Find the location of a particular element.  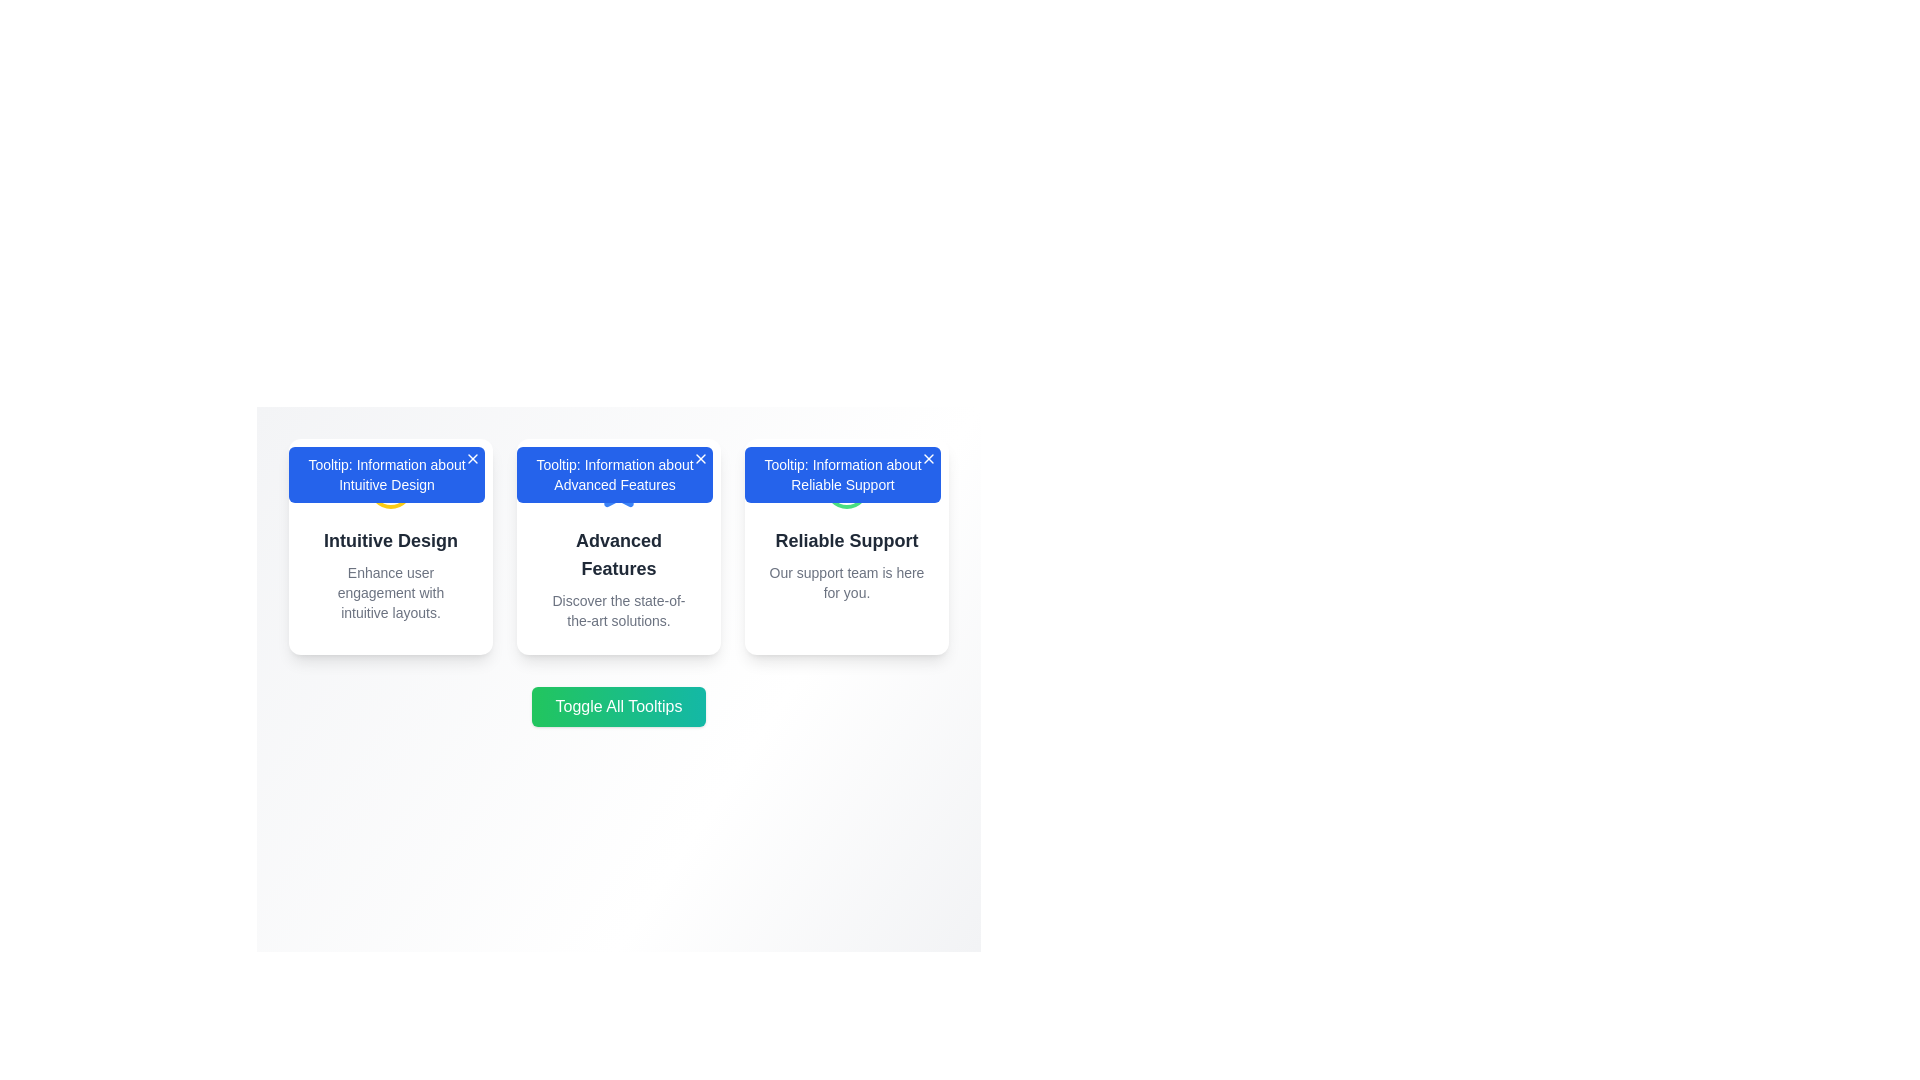

the circular information icon with a green hue located at the center-top of the 'Reliable Support' card is located at coordinates (846, 486).